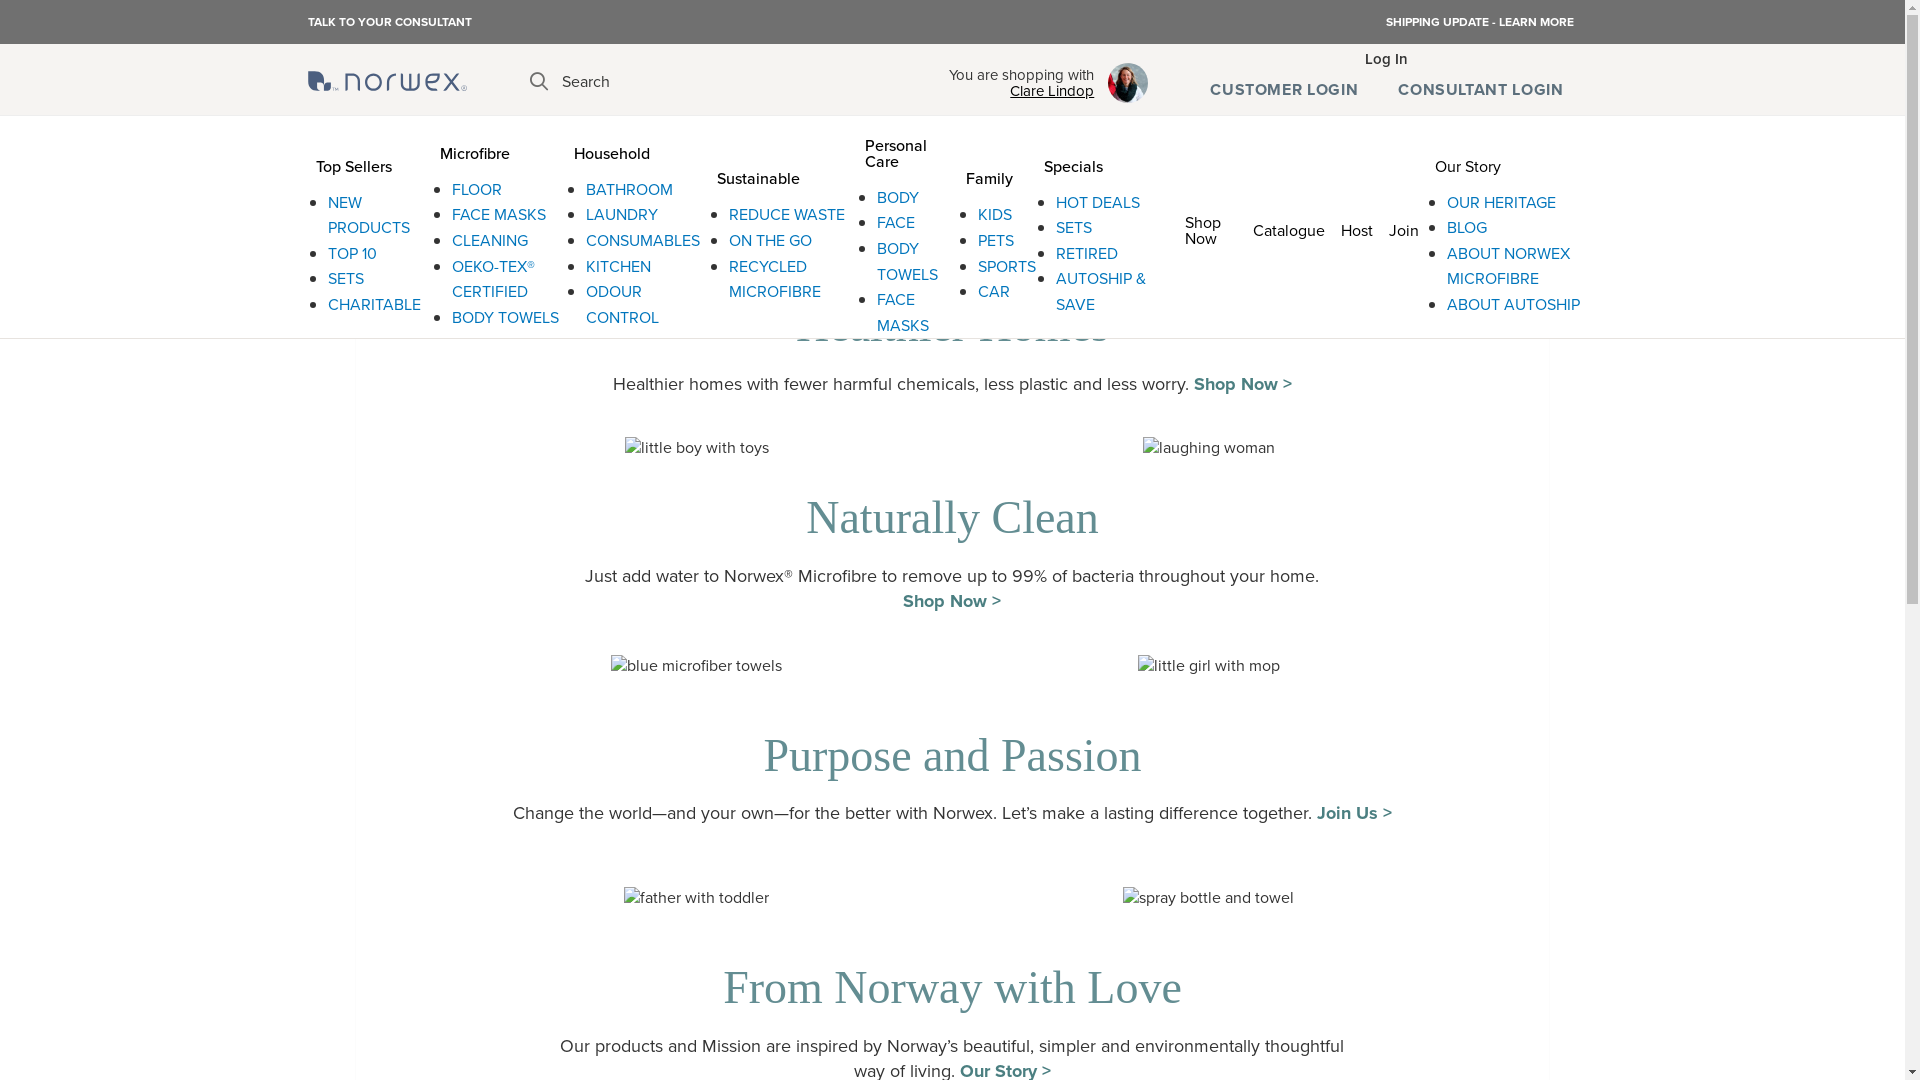 The image size is (1920, 1080). I want to click on 'ABOUT AUTOSHIP', so click(1513, 304).